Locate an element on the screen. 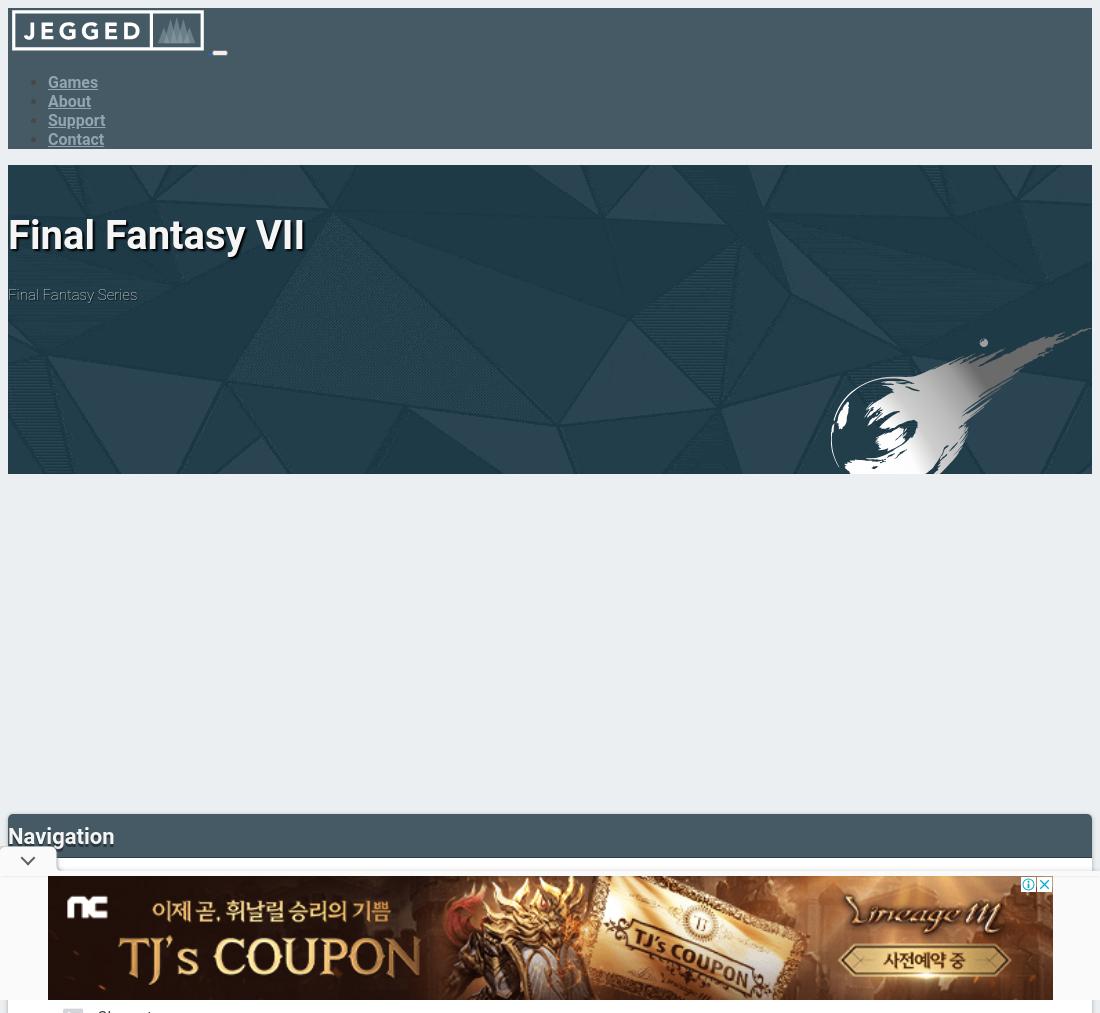 This screenshot has width=1100, height=1013. 'Contact' is located at coordinates (46, 139).